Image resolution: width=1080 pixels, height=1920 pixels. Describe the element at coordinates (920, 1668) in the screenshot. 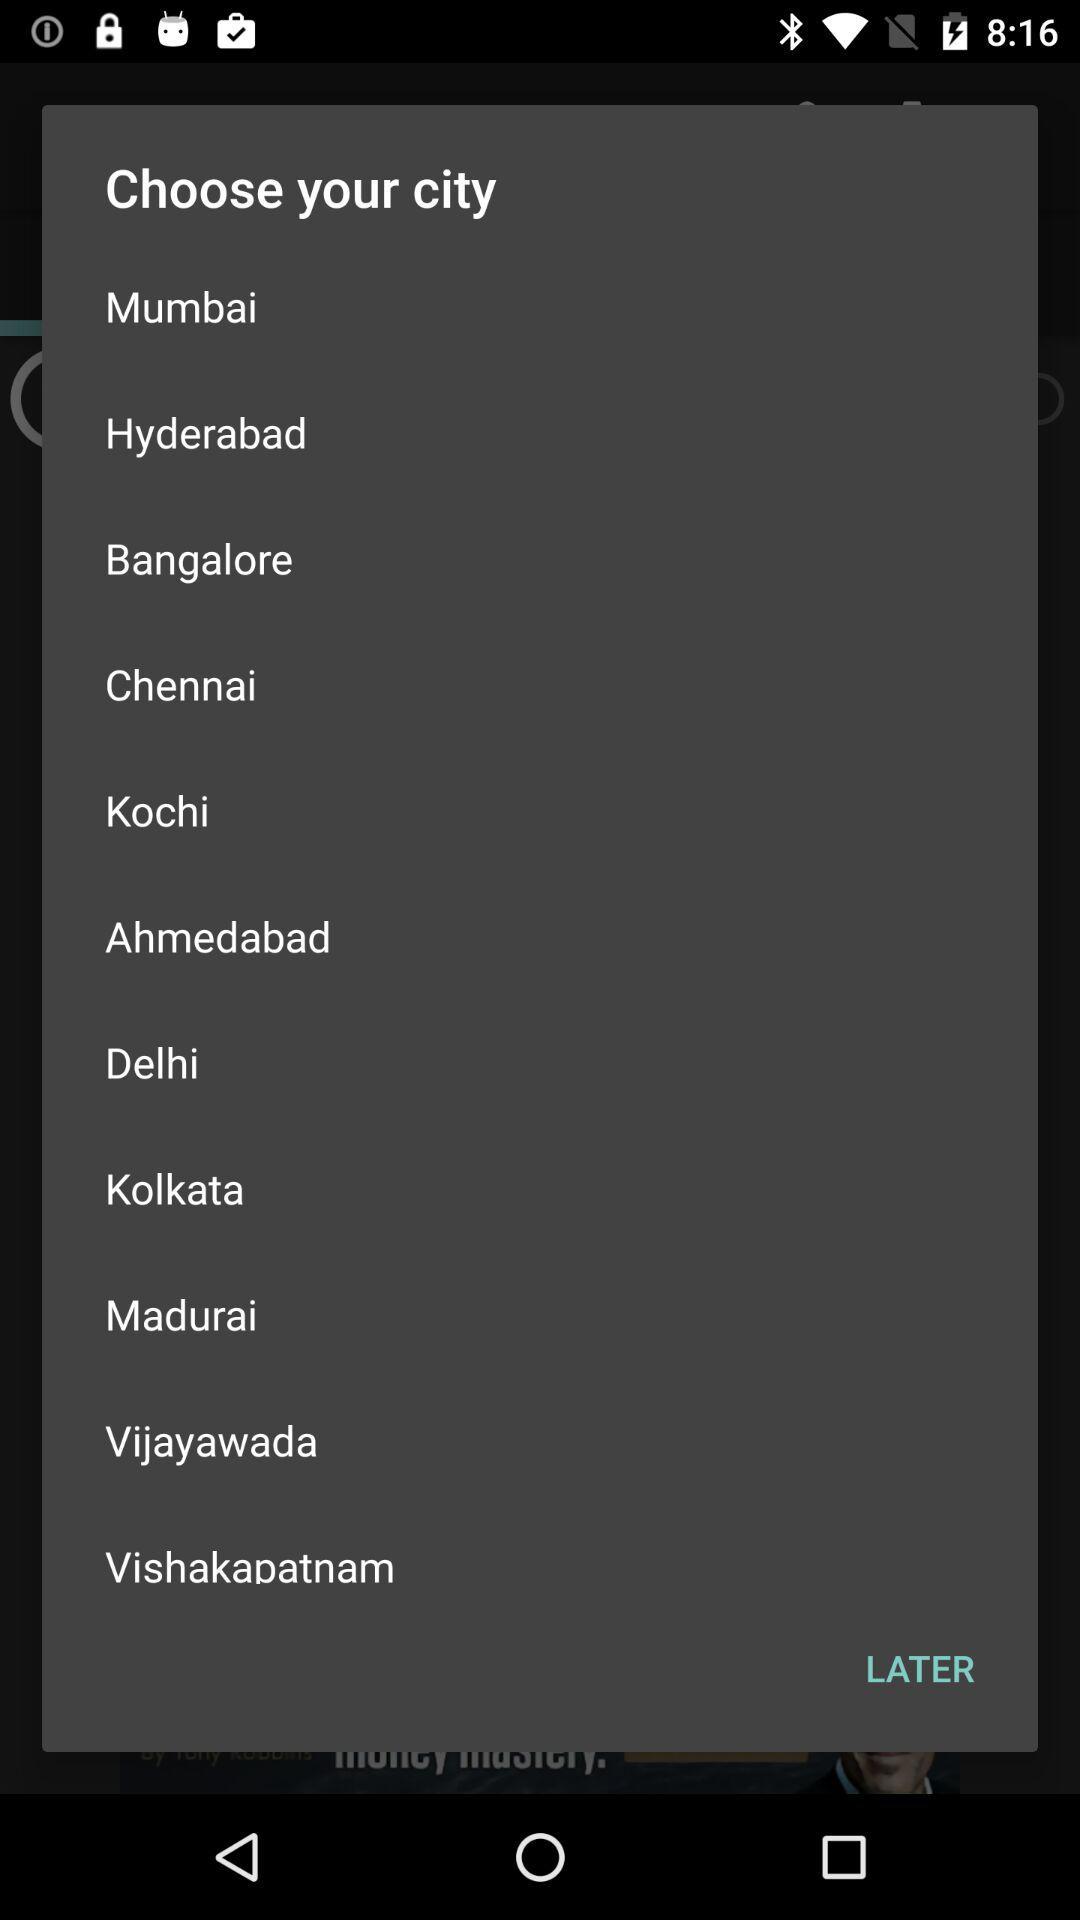

I see `icon at the bottom right corner` at that location.